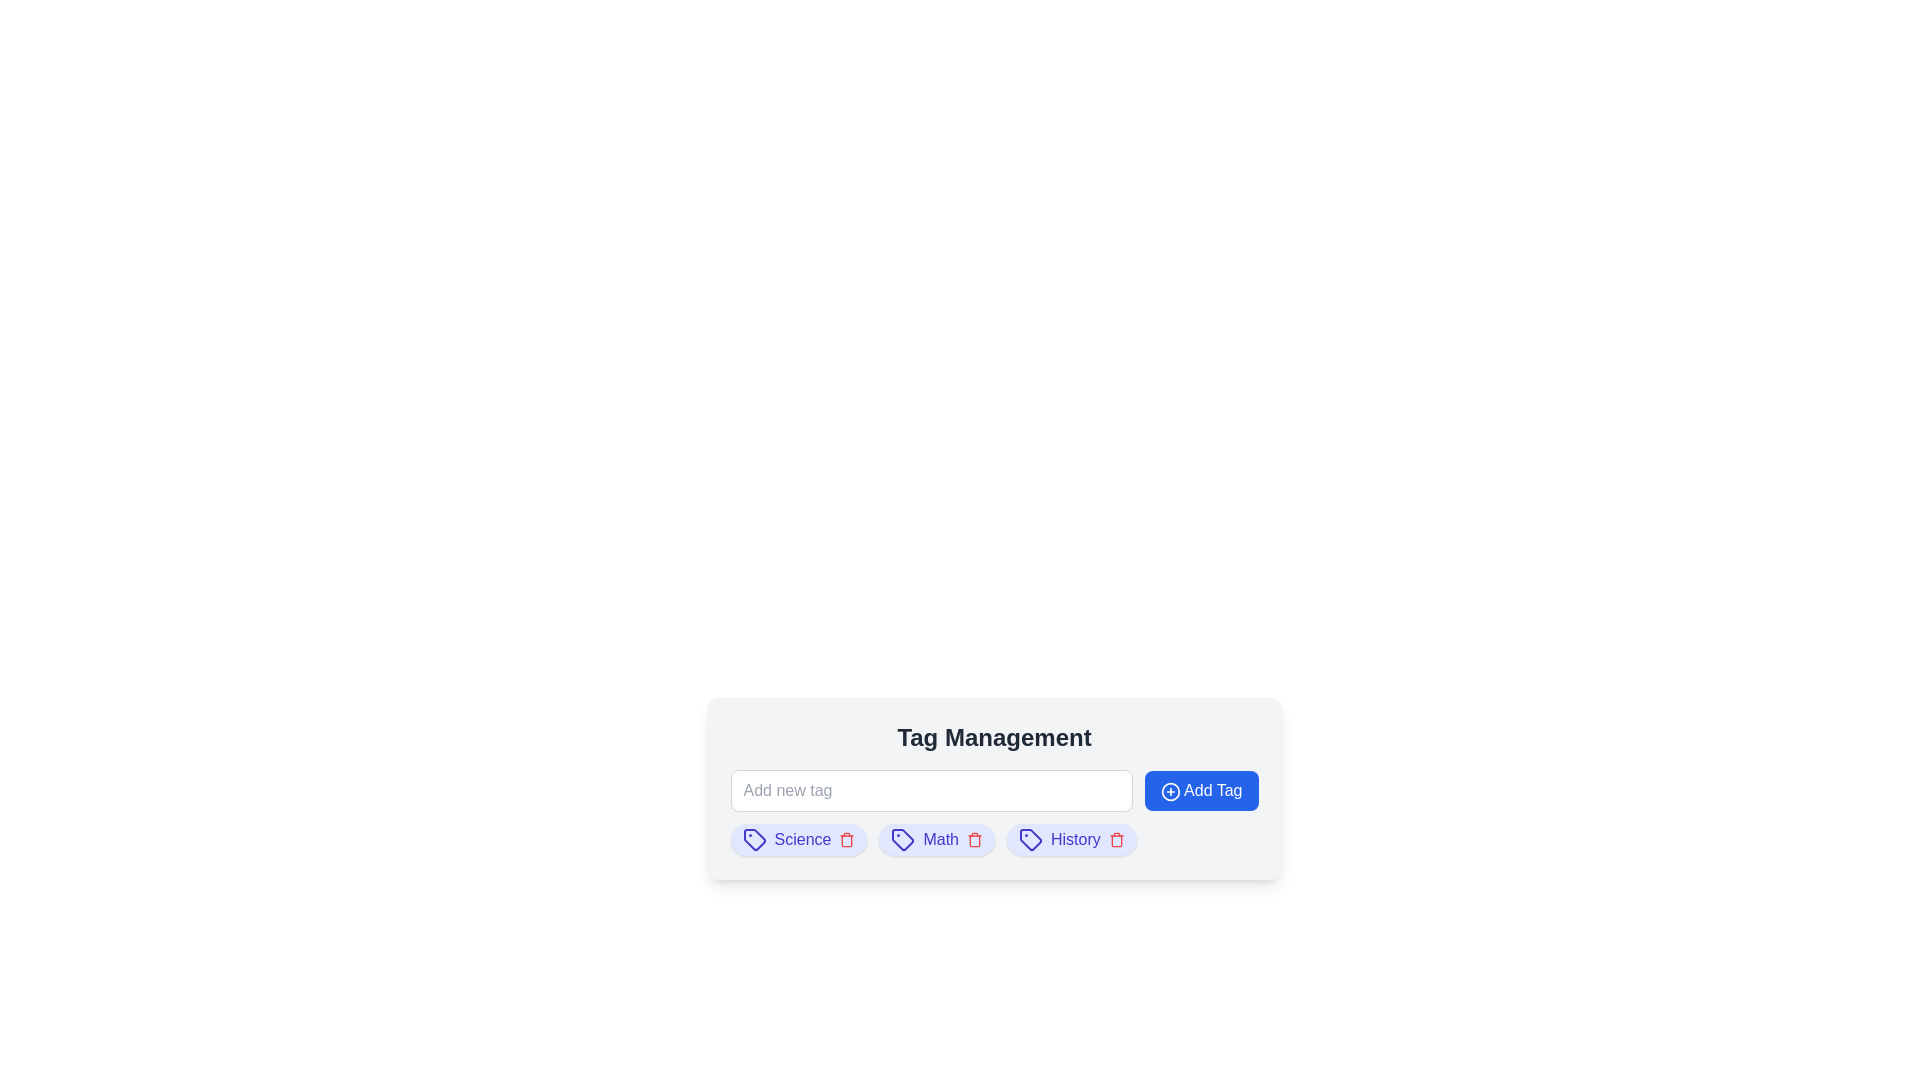 The width and height of the screenshot is (1920, 1080). What do you see at coordinates (1070, 840) in the screenshot?
I see `the label of the third tag in the Tag Management section, which is labeled 'History' and has a trash icon for removal` at bounding box center [1070, 840].